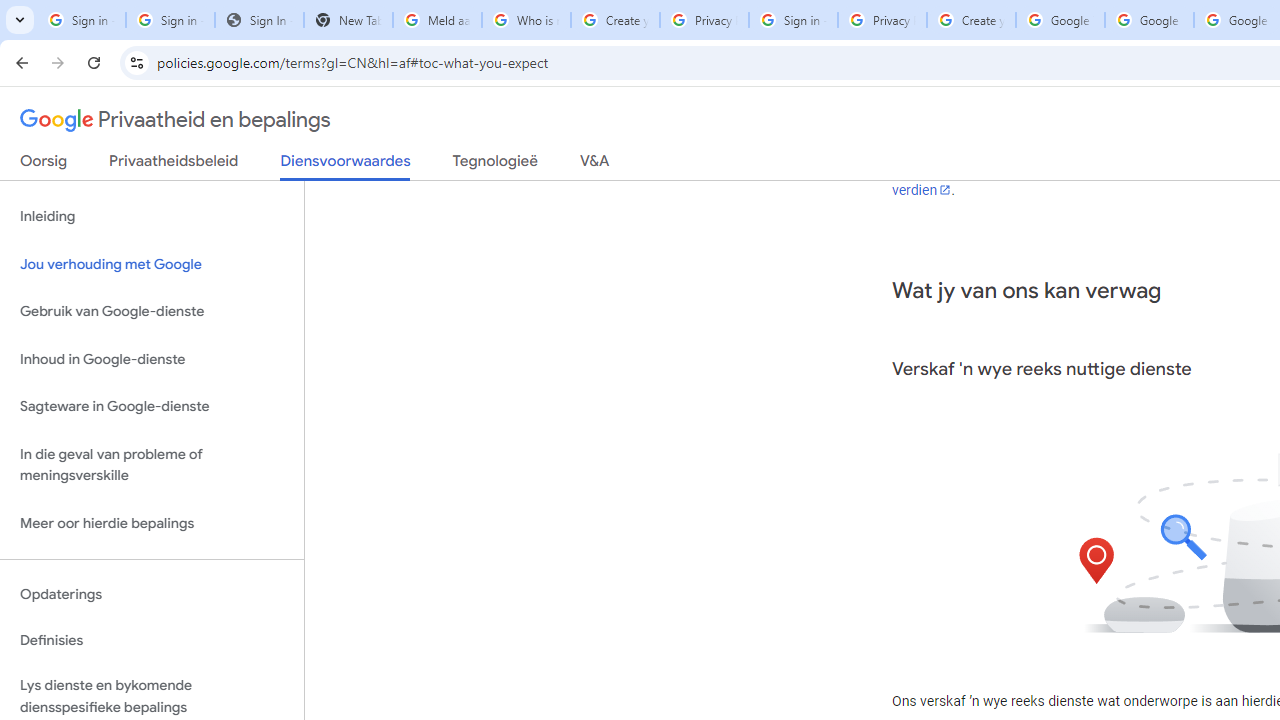 The width and height of the screenshot is (1280, 720). I want to click on 'Oorsig', so click(44, 164).